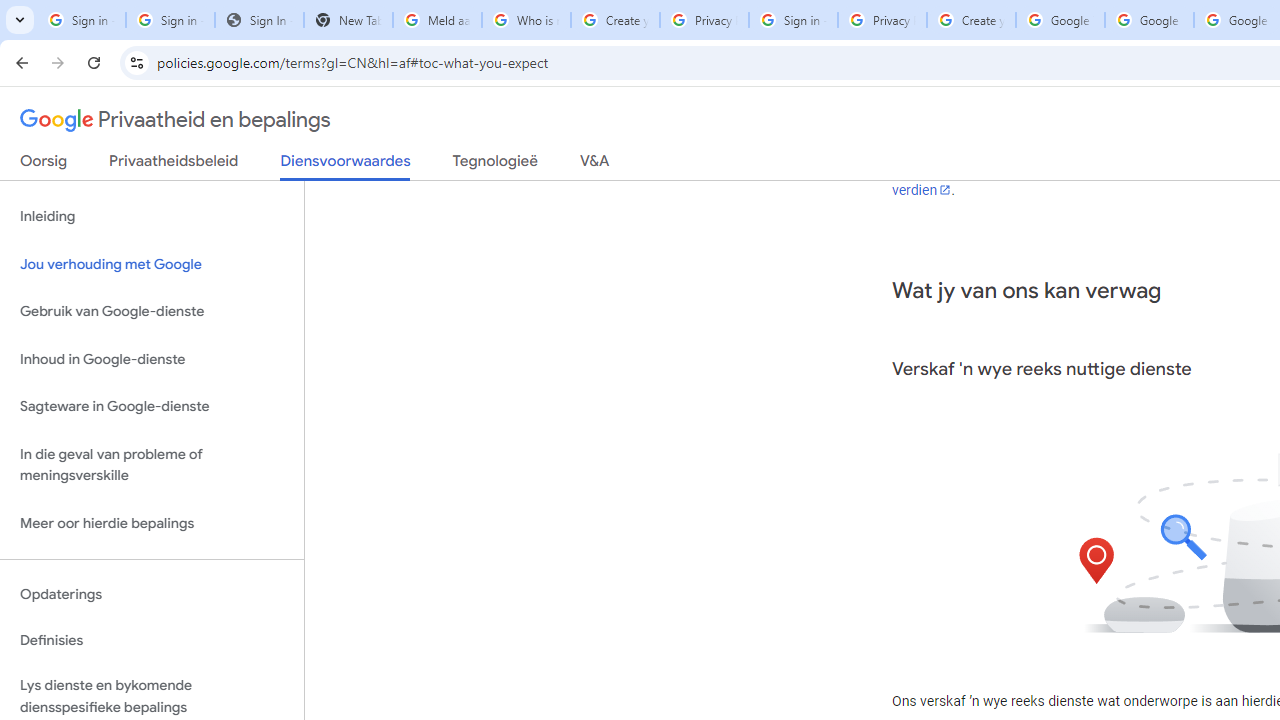 The width and height of the screenshot is (1280, 720). I want to click on 'Oorsig', so click(44, 164).